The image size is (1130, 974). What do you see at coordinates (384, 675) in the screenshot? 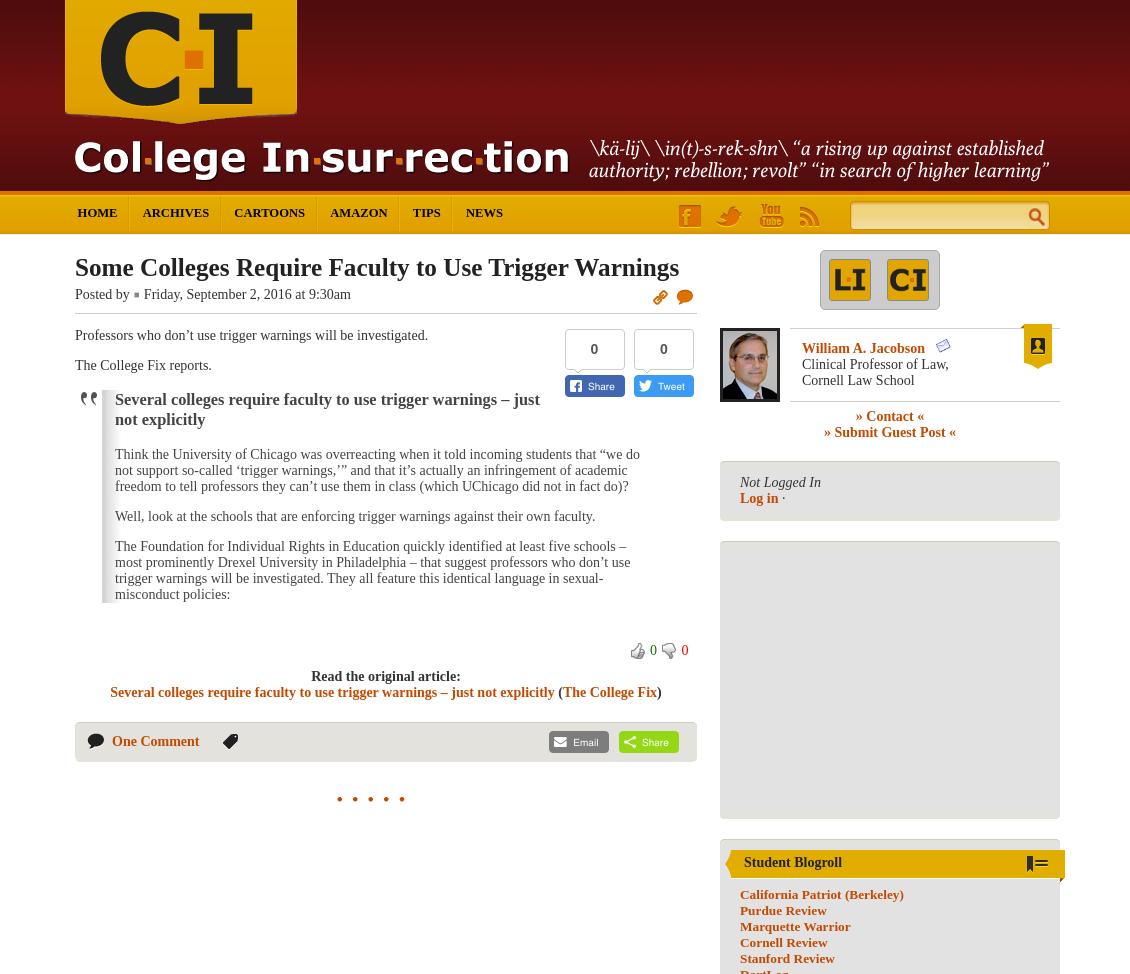
I see `'Read the original article:'` at bounding box center [384, 675].